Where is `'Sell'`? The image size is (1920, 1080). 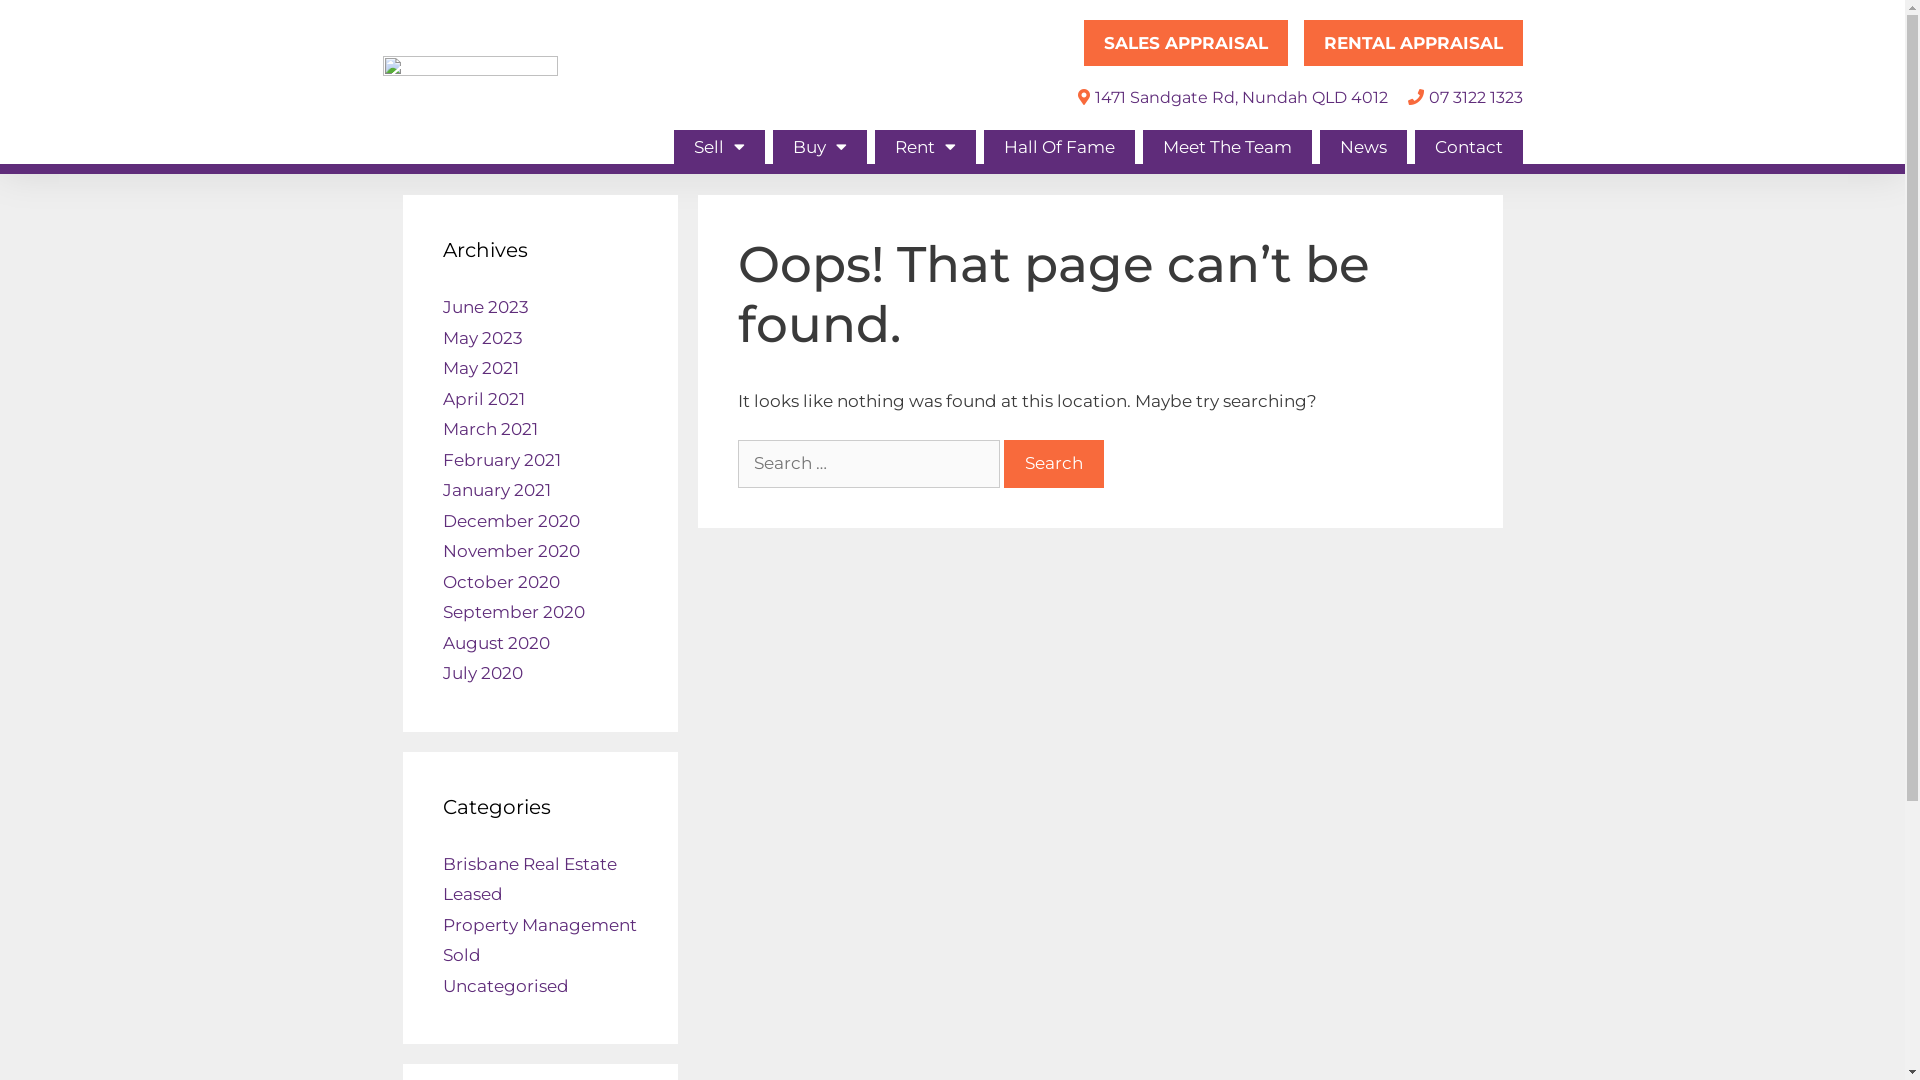
'Sell' is located at coordinates (719, 145).